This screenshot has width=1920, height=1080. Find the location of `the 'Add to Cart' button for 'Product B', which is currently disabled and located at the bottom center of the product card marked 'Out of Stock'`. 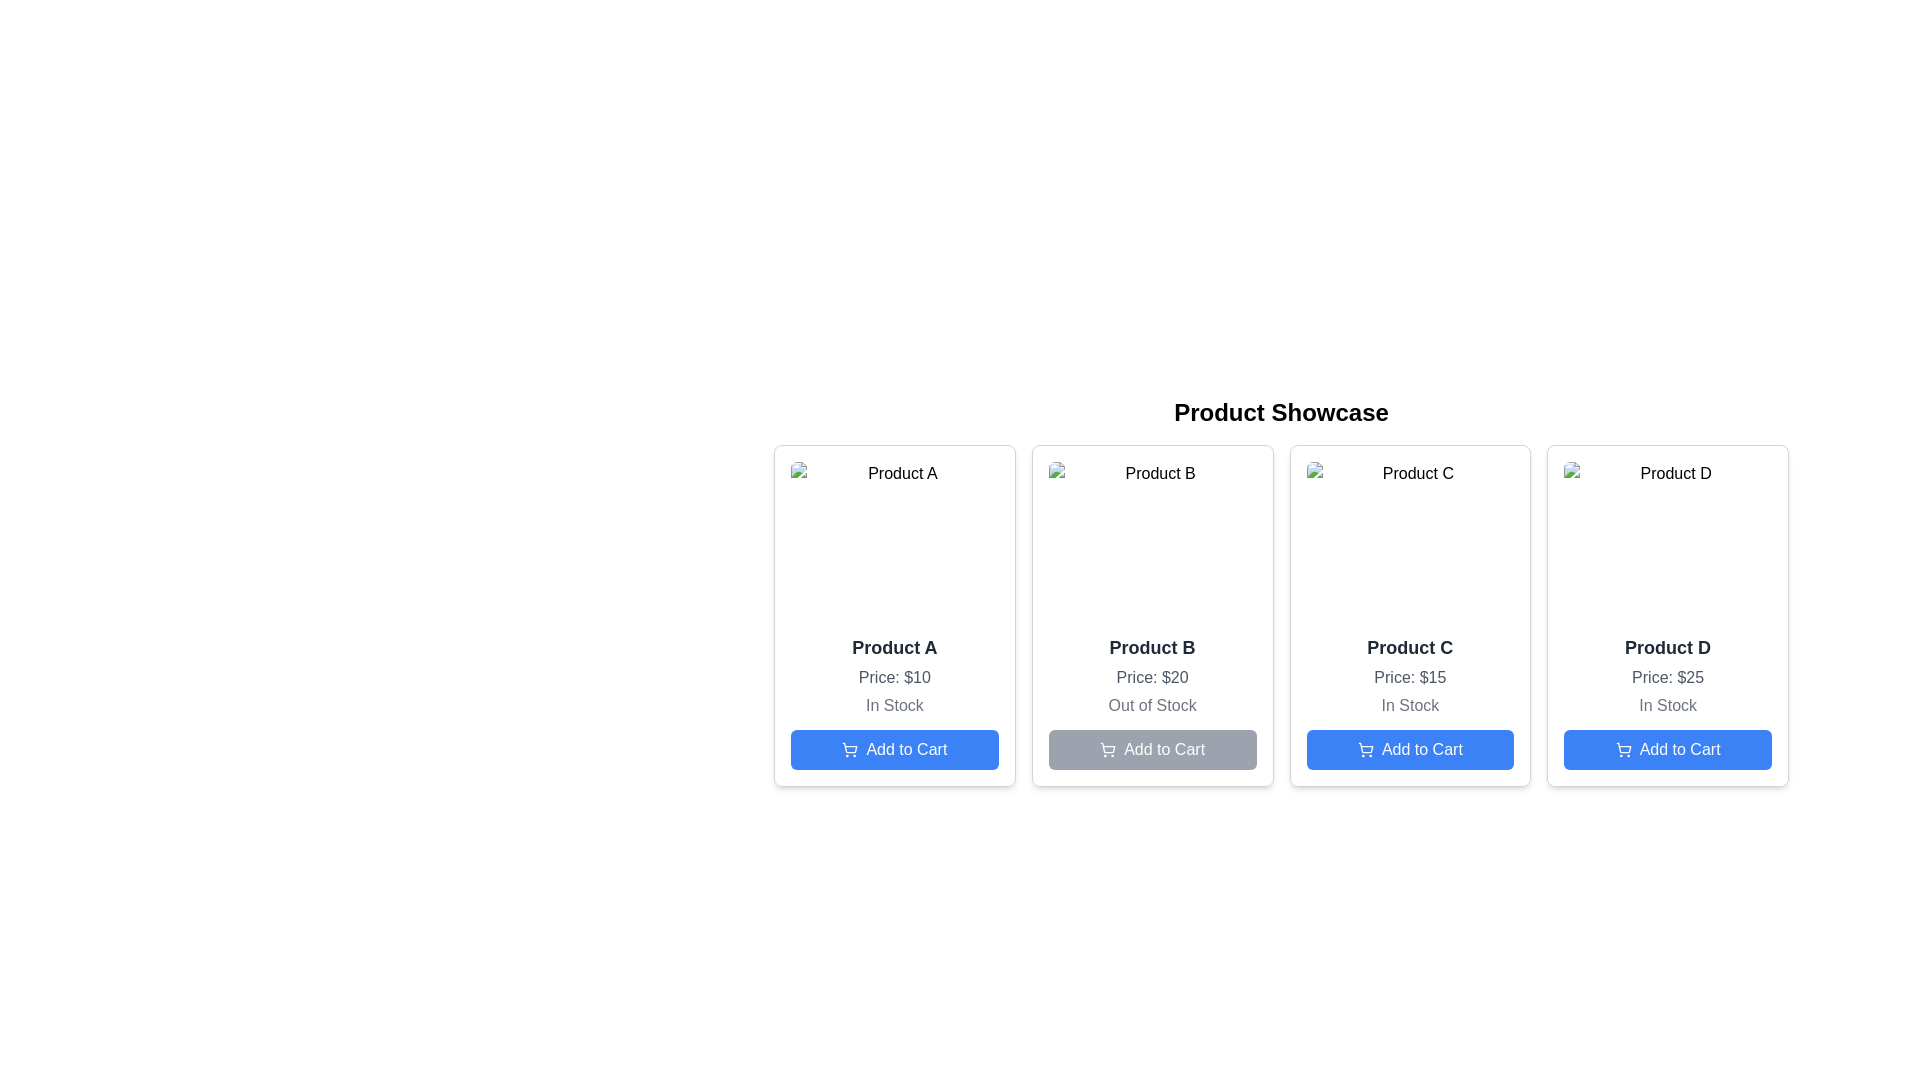

the 'Add to Cart' button for 'Product B', which is currently disabled and located at the bottom center of the product card marked 'Out of Stock' is located at coordinates (1152, 749).